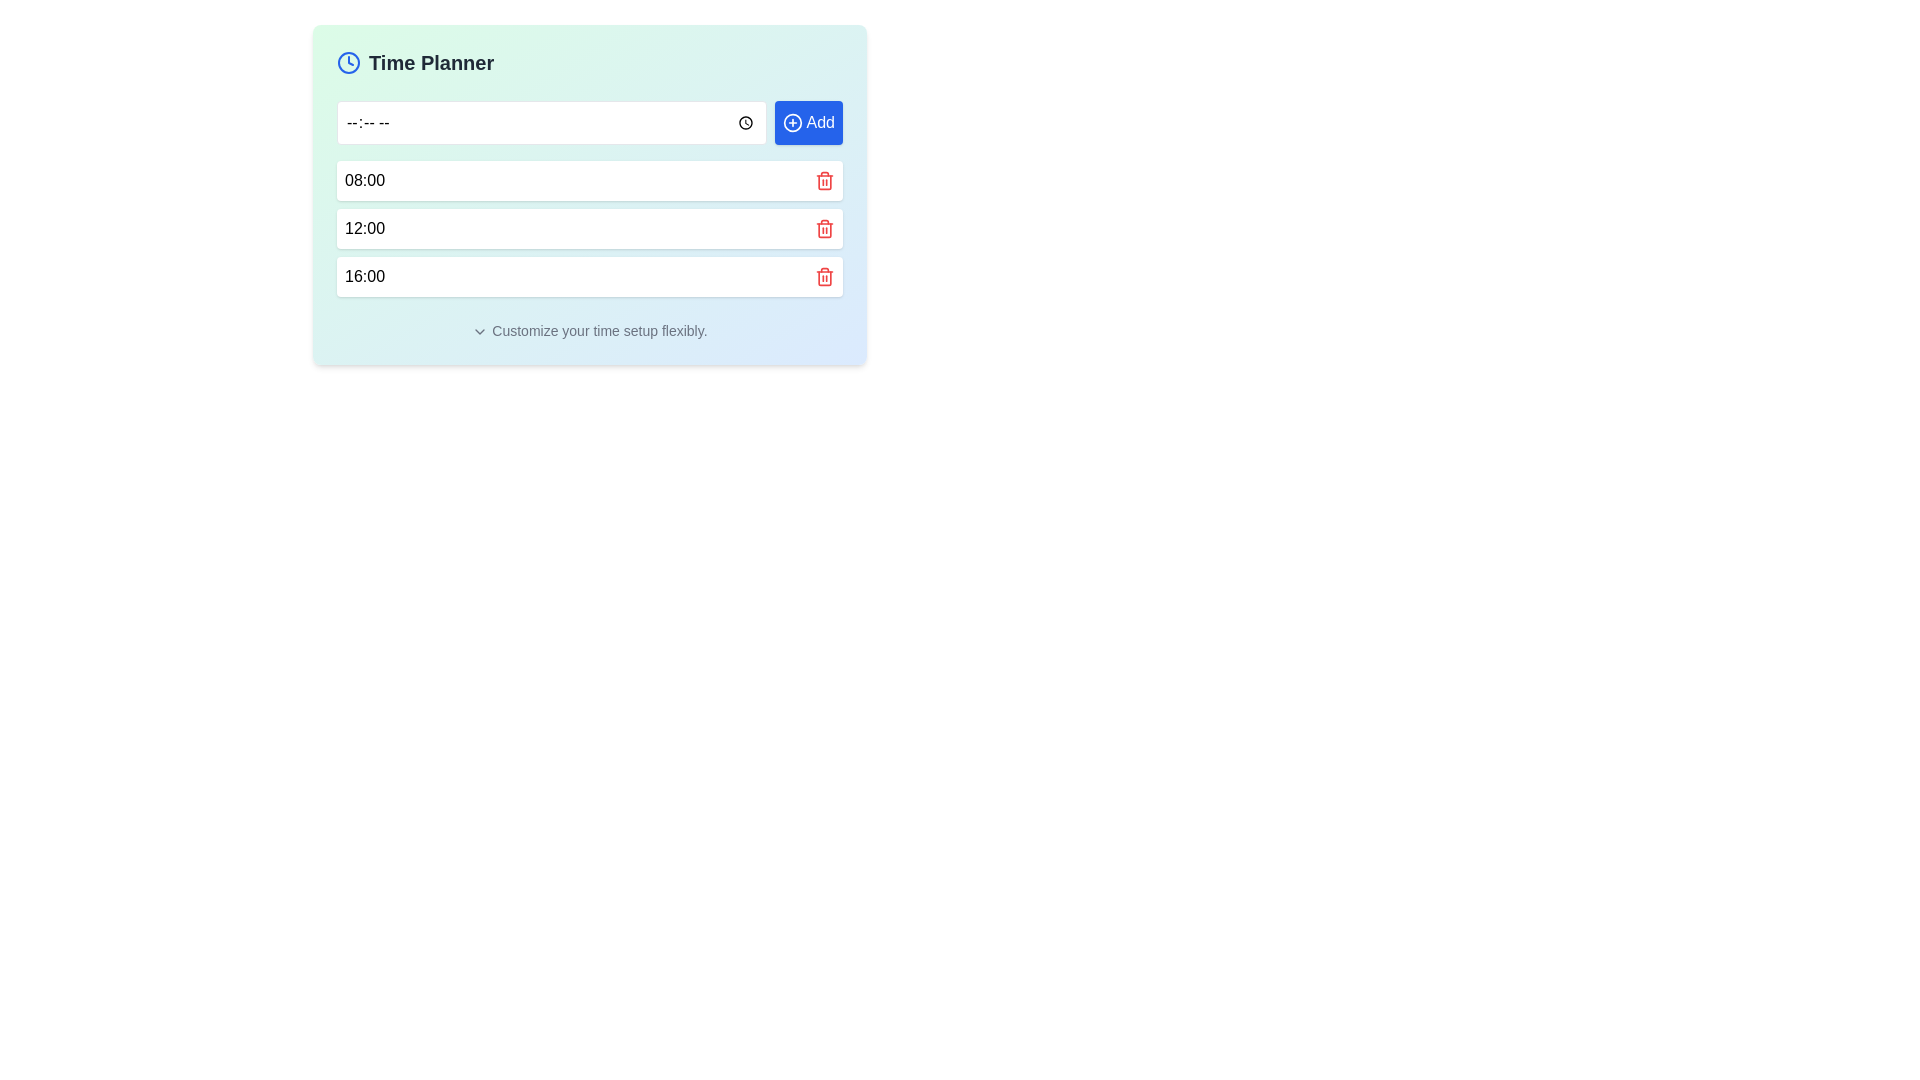 This screenshot has height=1080, width=1920. Describe the element at coordinates (825, 181) in the screenshot. I see `the interactive button styled in red that resembles a trash bin for deletion actions` at that location.